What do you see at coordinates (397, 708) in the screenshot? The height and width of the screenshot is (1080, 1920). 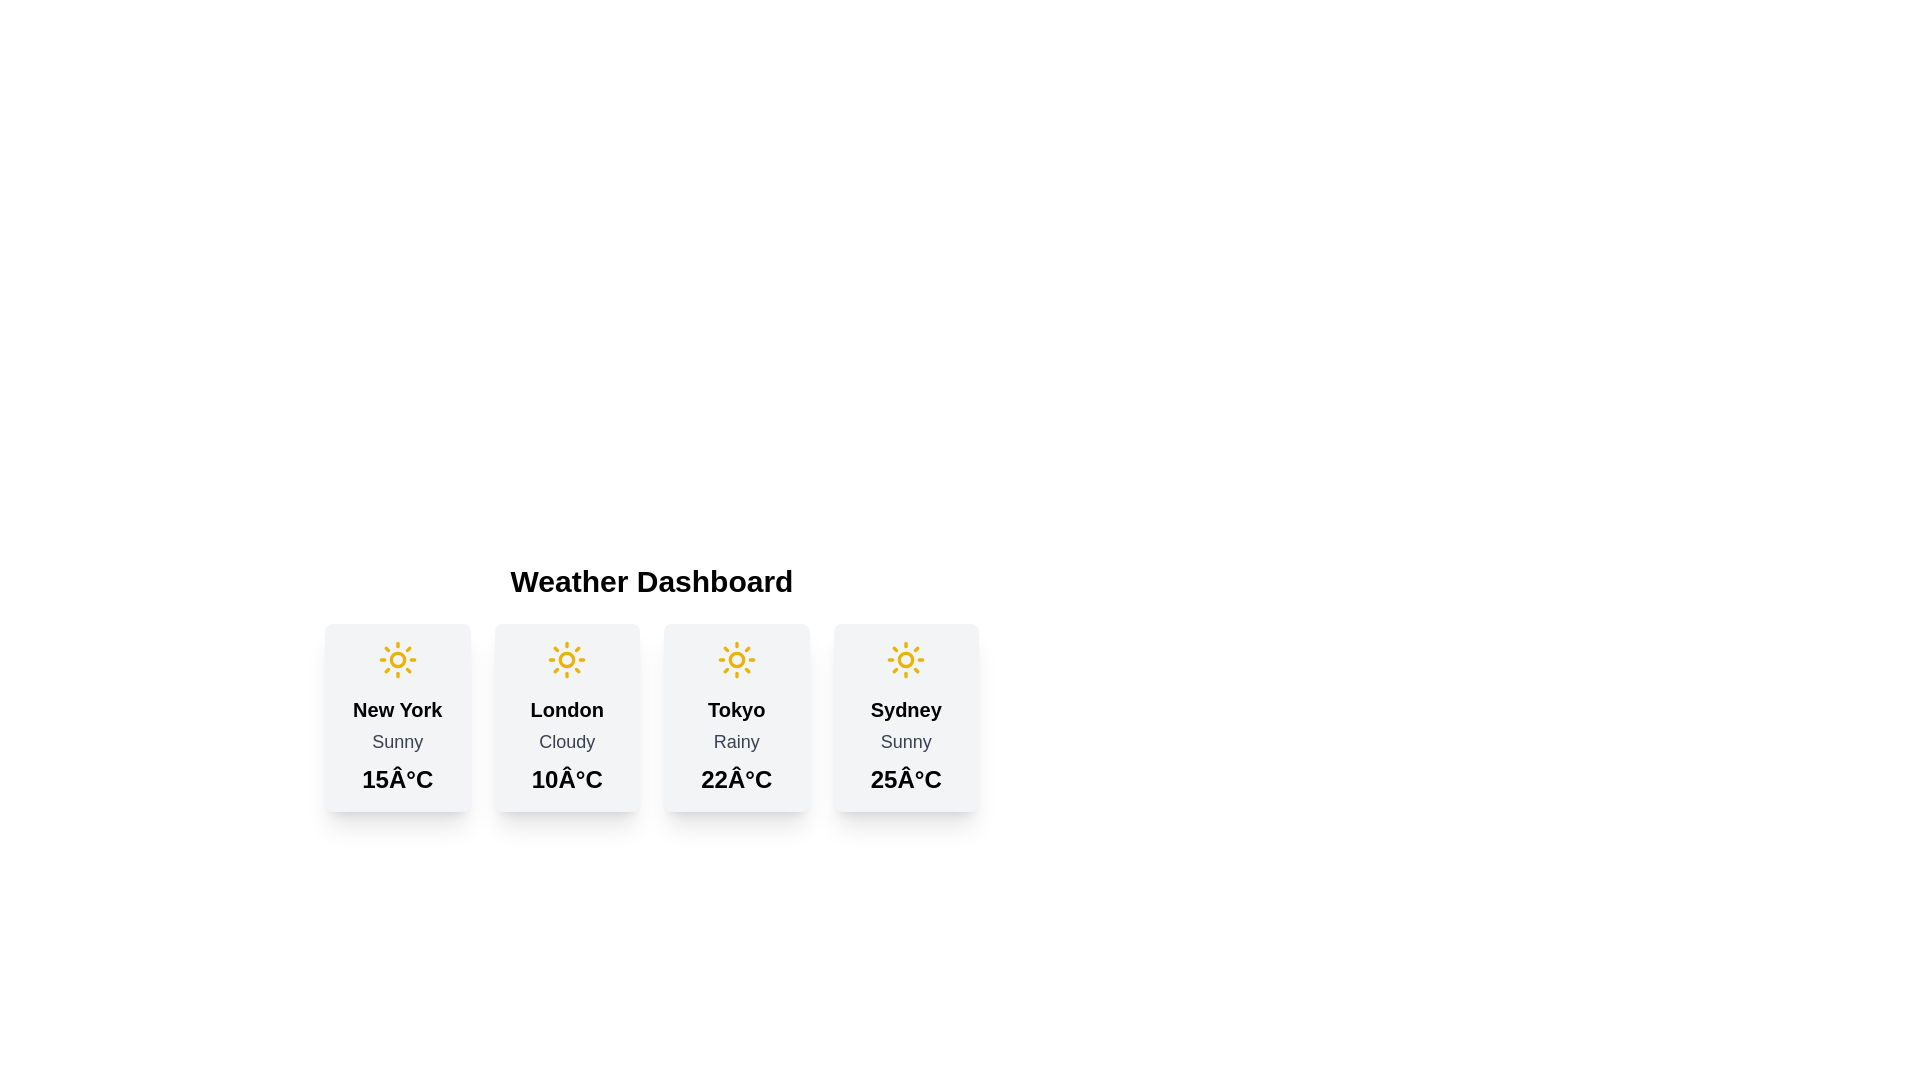 I see `the text label element displaying 'New York'` at bounding box center [397, 708].